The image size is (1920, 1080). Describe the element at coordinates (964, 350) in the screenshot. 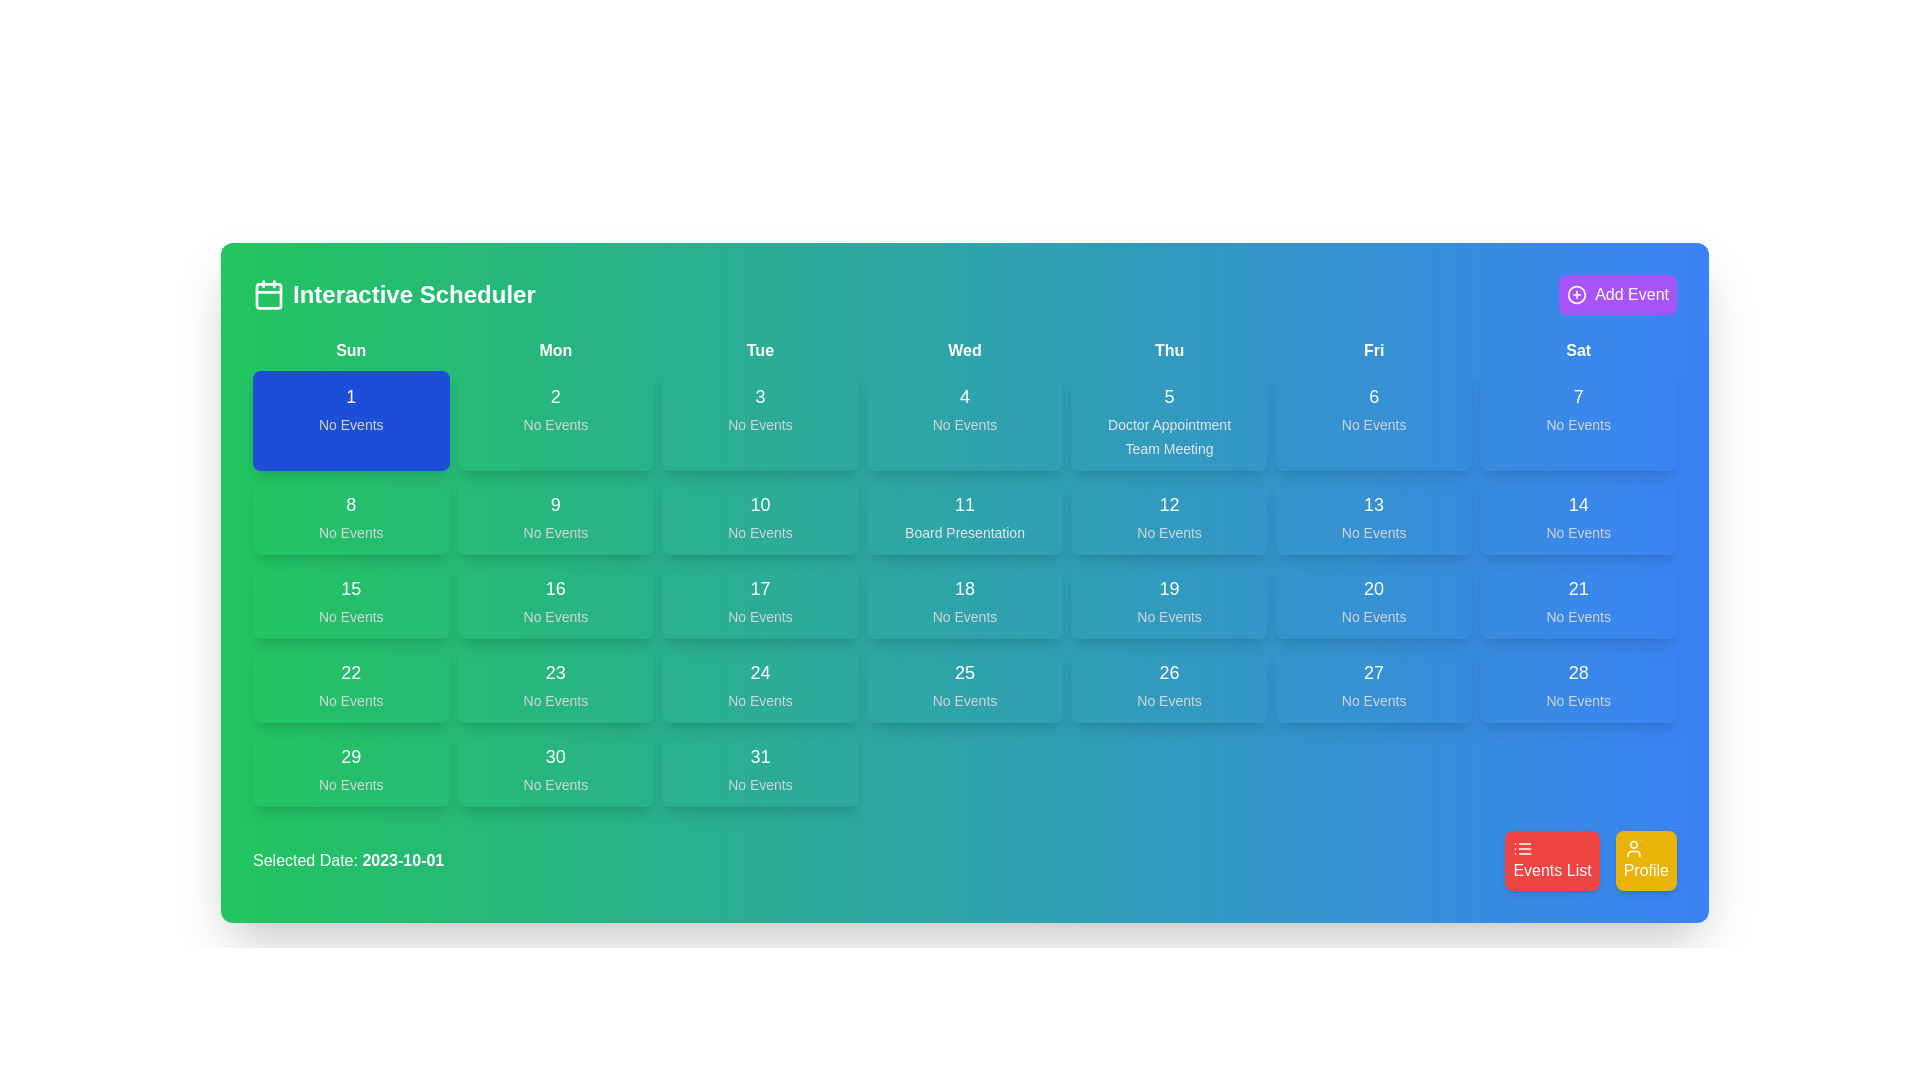

I see `the static text label indicating 'Wednesday' in the calendar view, which is the fourth entry in the sequence of day labels` at that location.